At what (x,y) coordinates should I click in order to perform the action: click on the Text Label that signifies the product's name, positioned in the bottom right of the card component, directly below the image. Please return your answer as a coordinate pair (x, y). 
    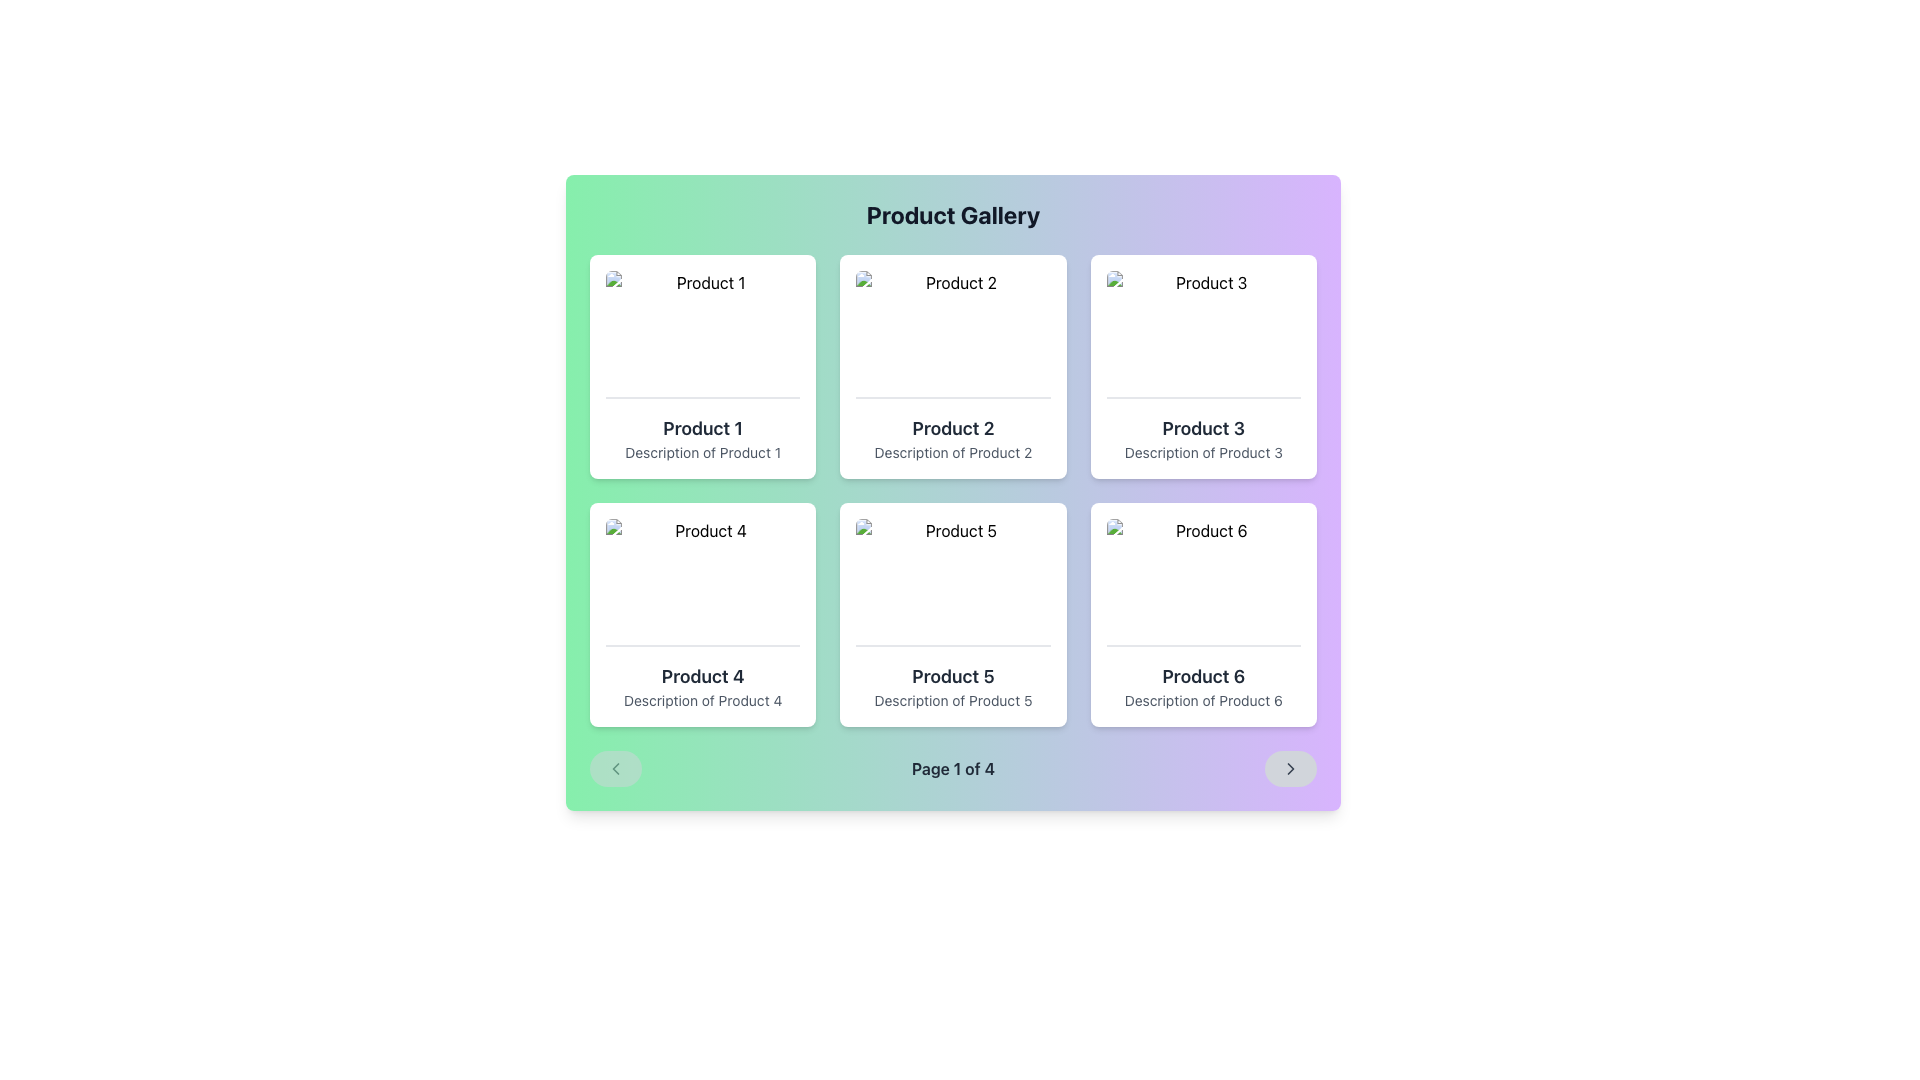
    Looking at the image, I should click on (1202, 676).